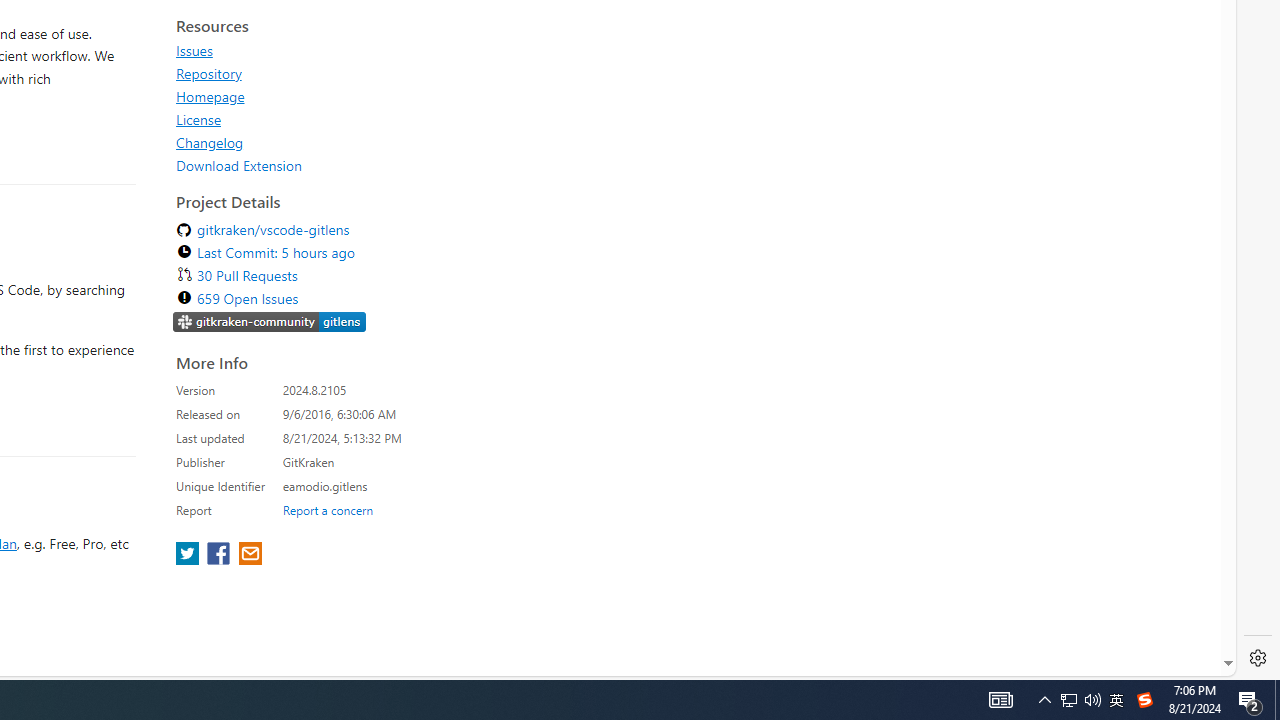 This screenshot has height=720, width=1280. Describe the element at coordinates (210, 96) in the screenshot. I see `'Homepage'` at that location.